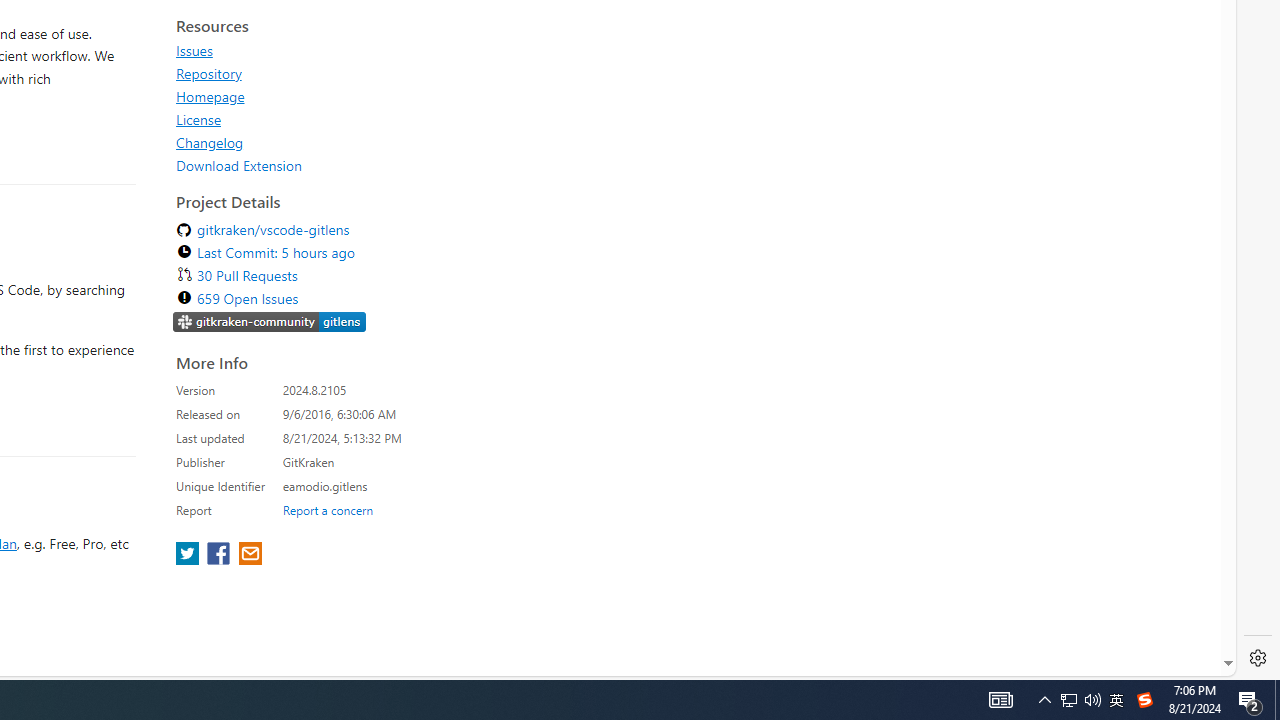 This screenshot has height=720, width=1280. Describe the element at coordinates (210, 96) in the screenshot. I see `'Homepage'` at that location.